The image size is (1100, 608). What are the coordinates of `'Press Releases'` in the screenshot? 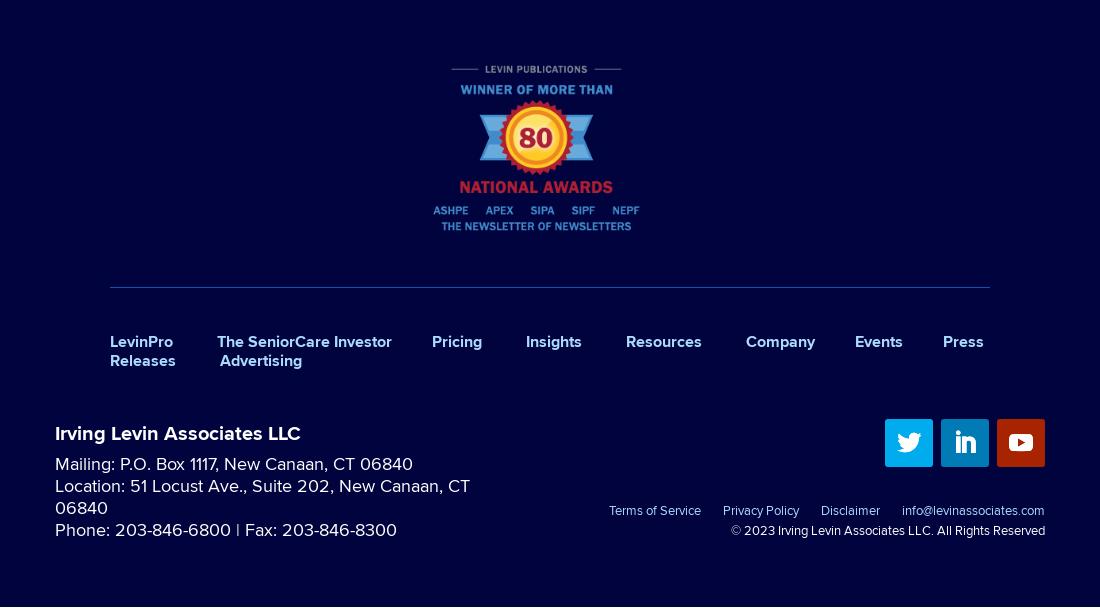 It's located at (547, 349).